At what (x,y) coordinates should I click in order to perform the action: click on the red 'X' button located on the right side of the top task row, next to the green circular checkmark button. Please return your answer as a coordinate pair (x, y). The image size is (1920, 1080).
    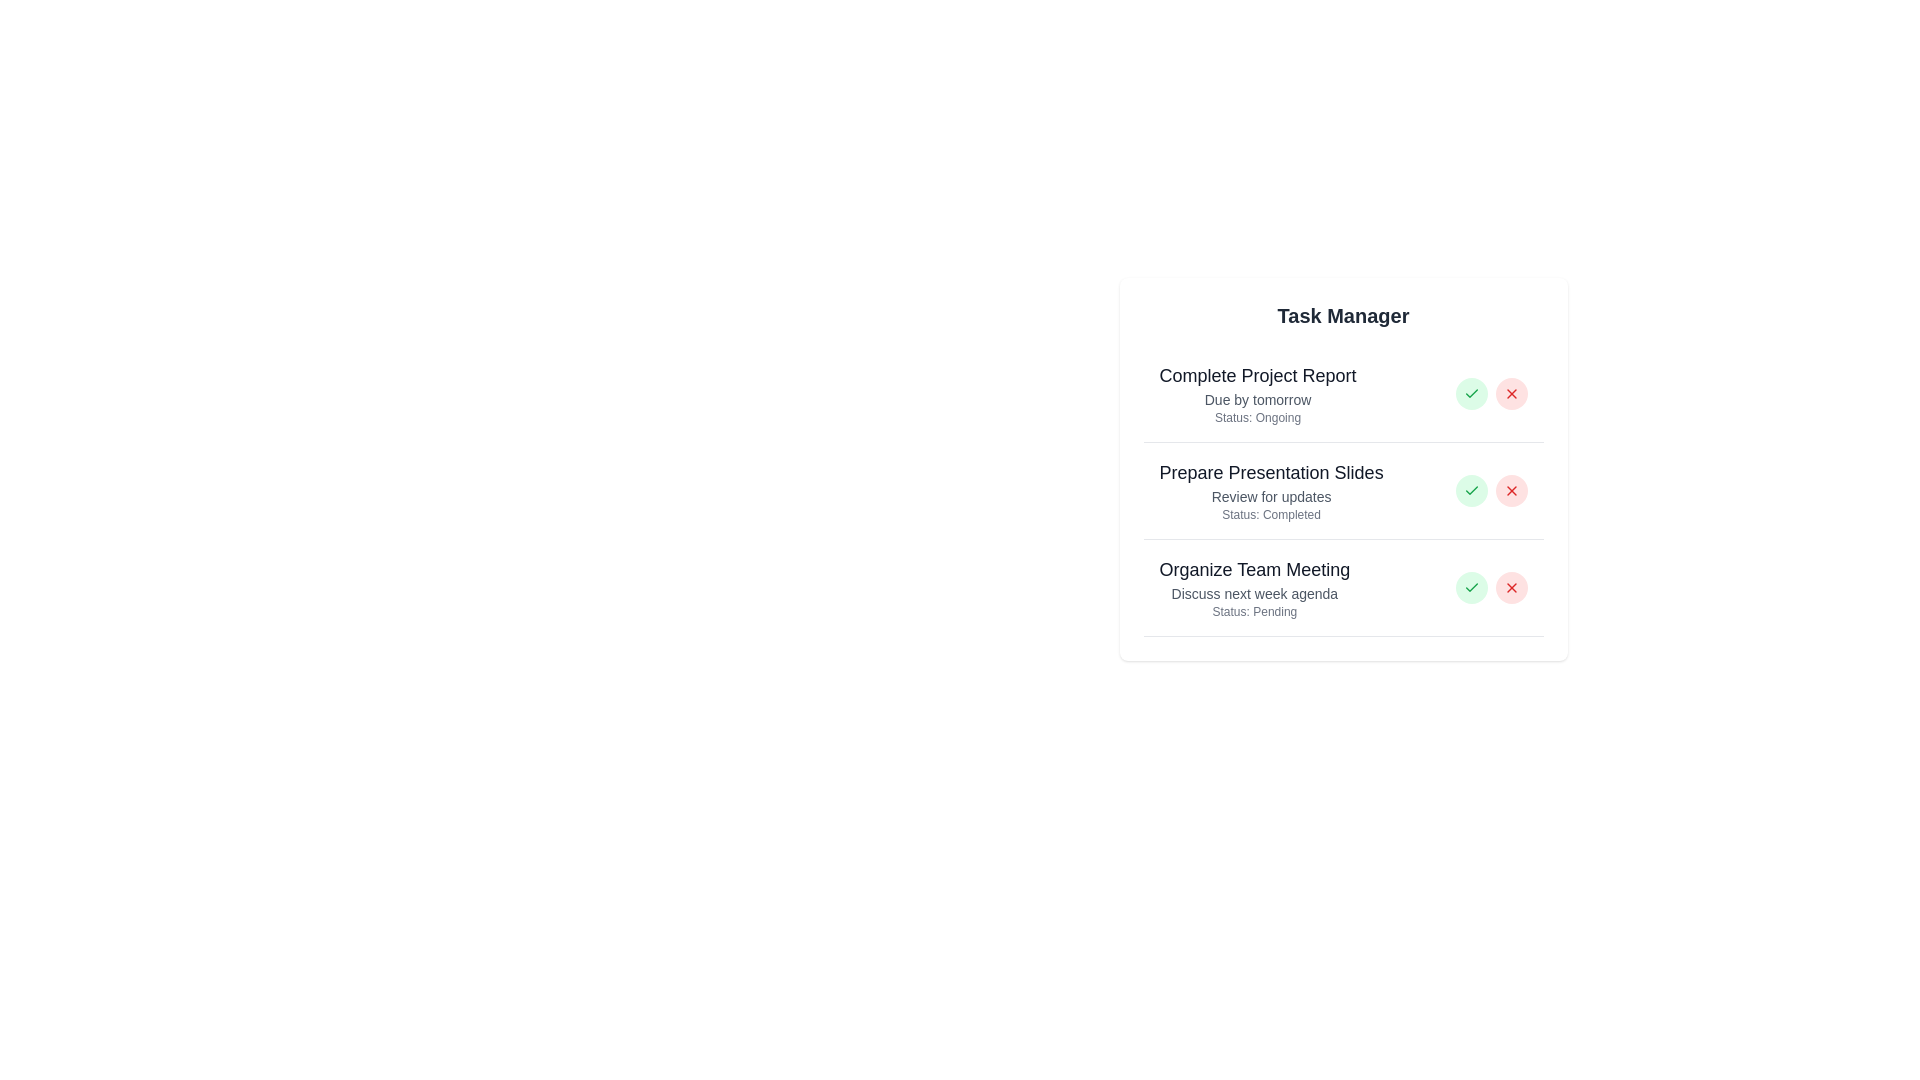
    Looking at the image, I should click on (1511, 393).